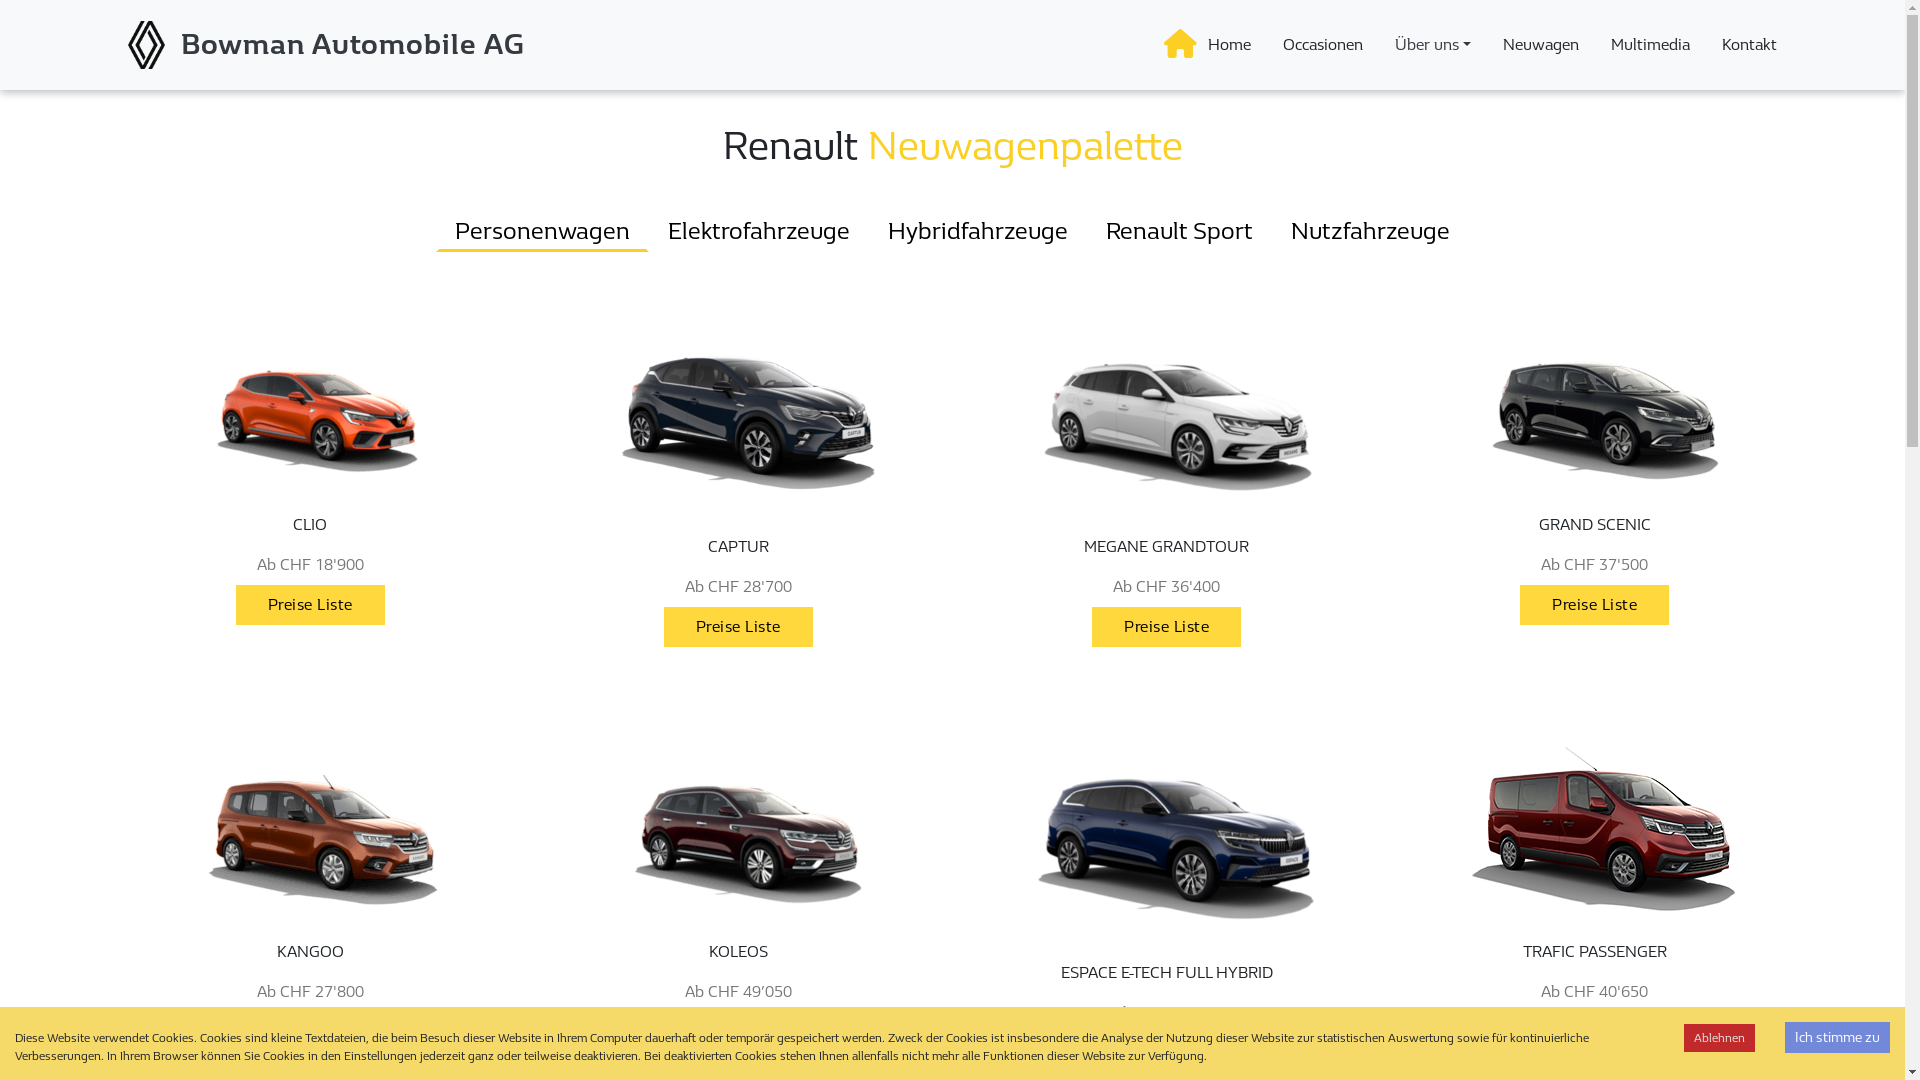 This screenshot has width=1920, height=1080. Describe the element at coordinates (1837, 1036) in the screenshot. I see `'Ich stimme zu'` at that location.